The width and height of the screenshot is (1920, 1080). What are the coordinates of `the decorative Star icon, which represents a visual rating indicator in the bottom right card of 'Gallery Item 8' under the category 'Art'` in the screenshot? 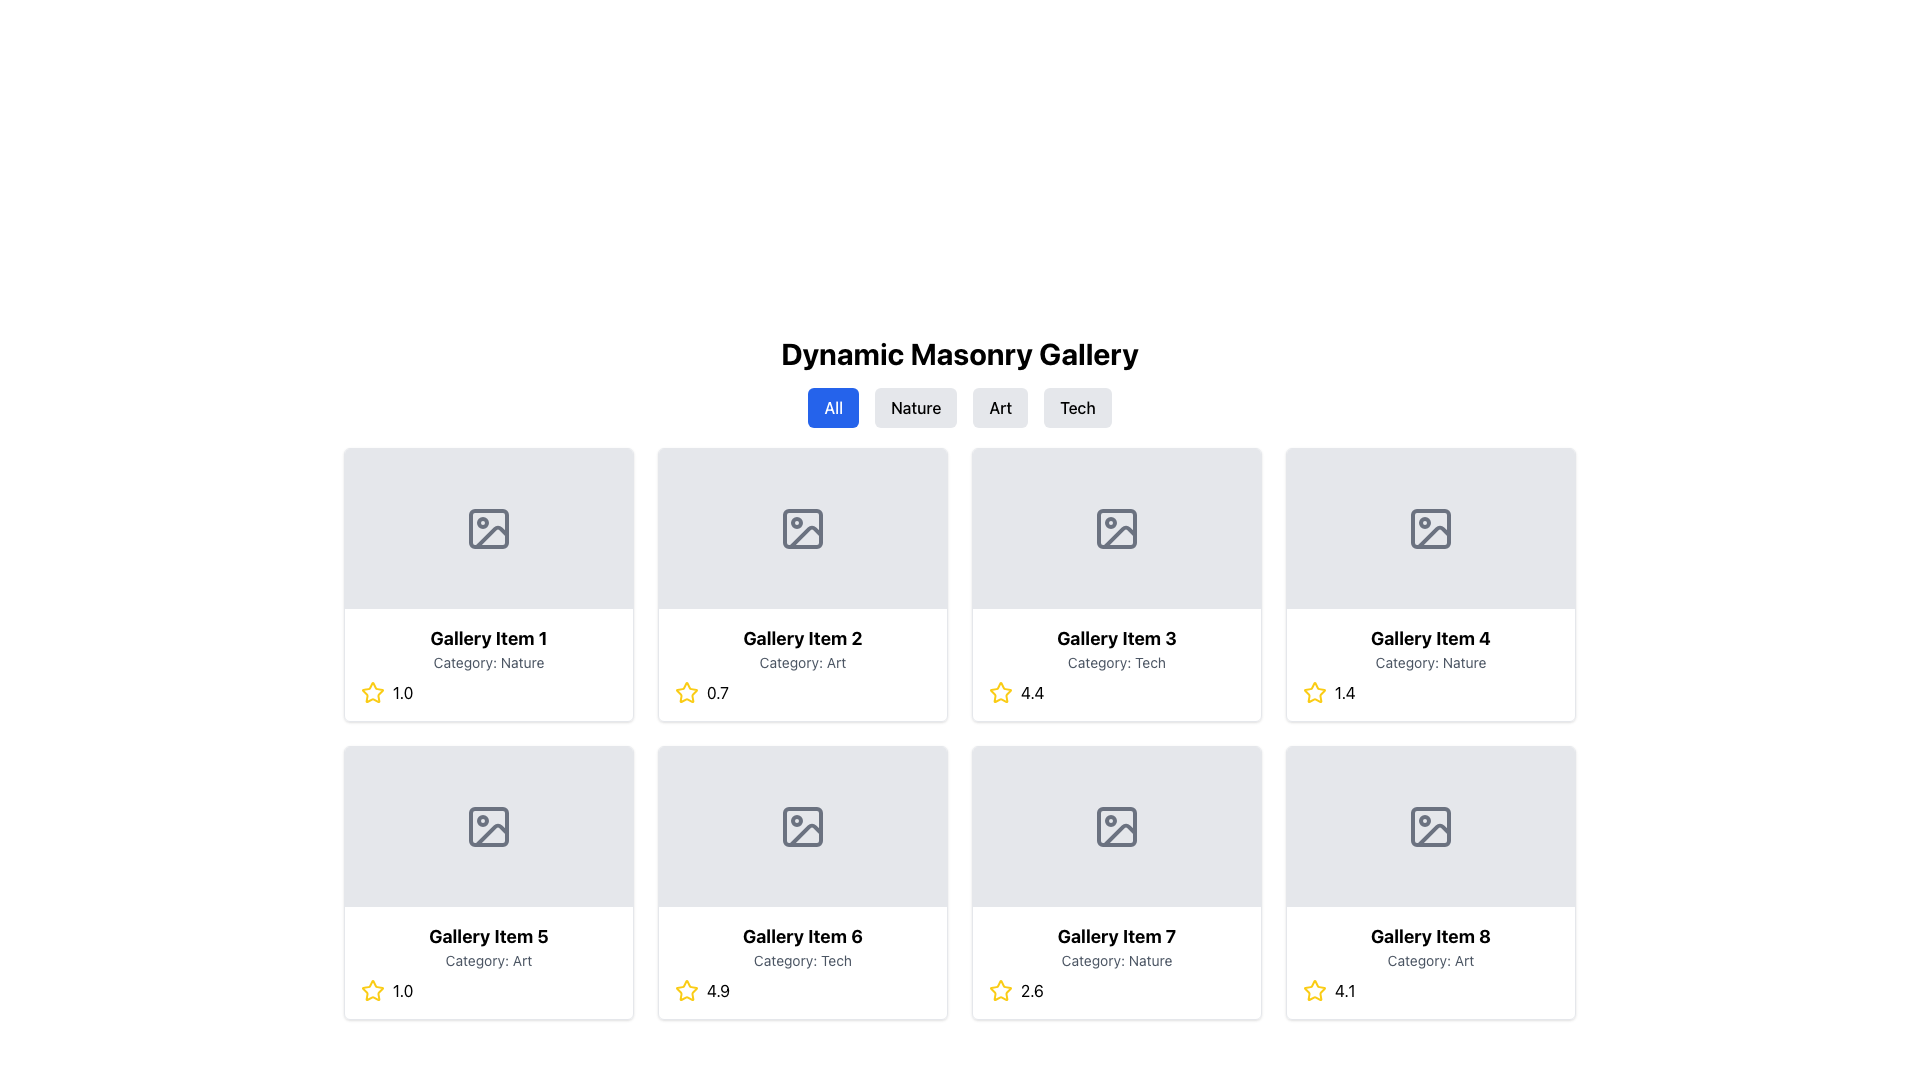 It's located at (1315, 991).